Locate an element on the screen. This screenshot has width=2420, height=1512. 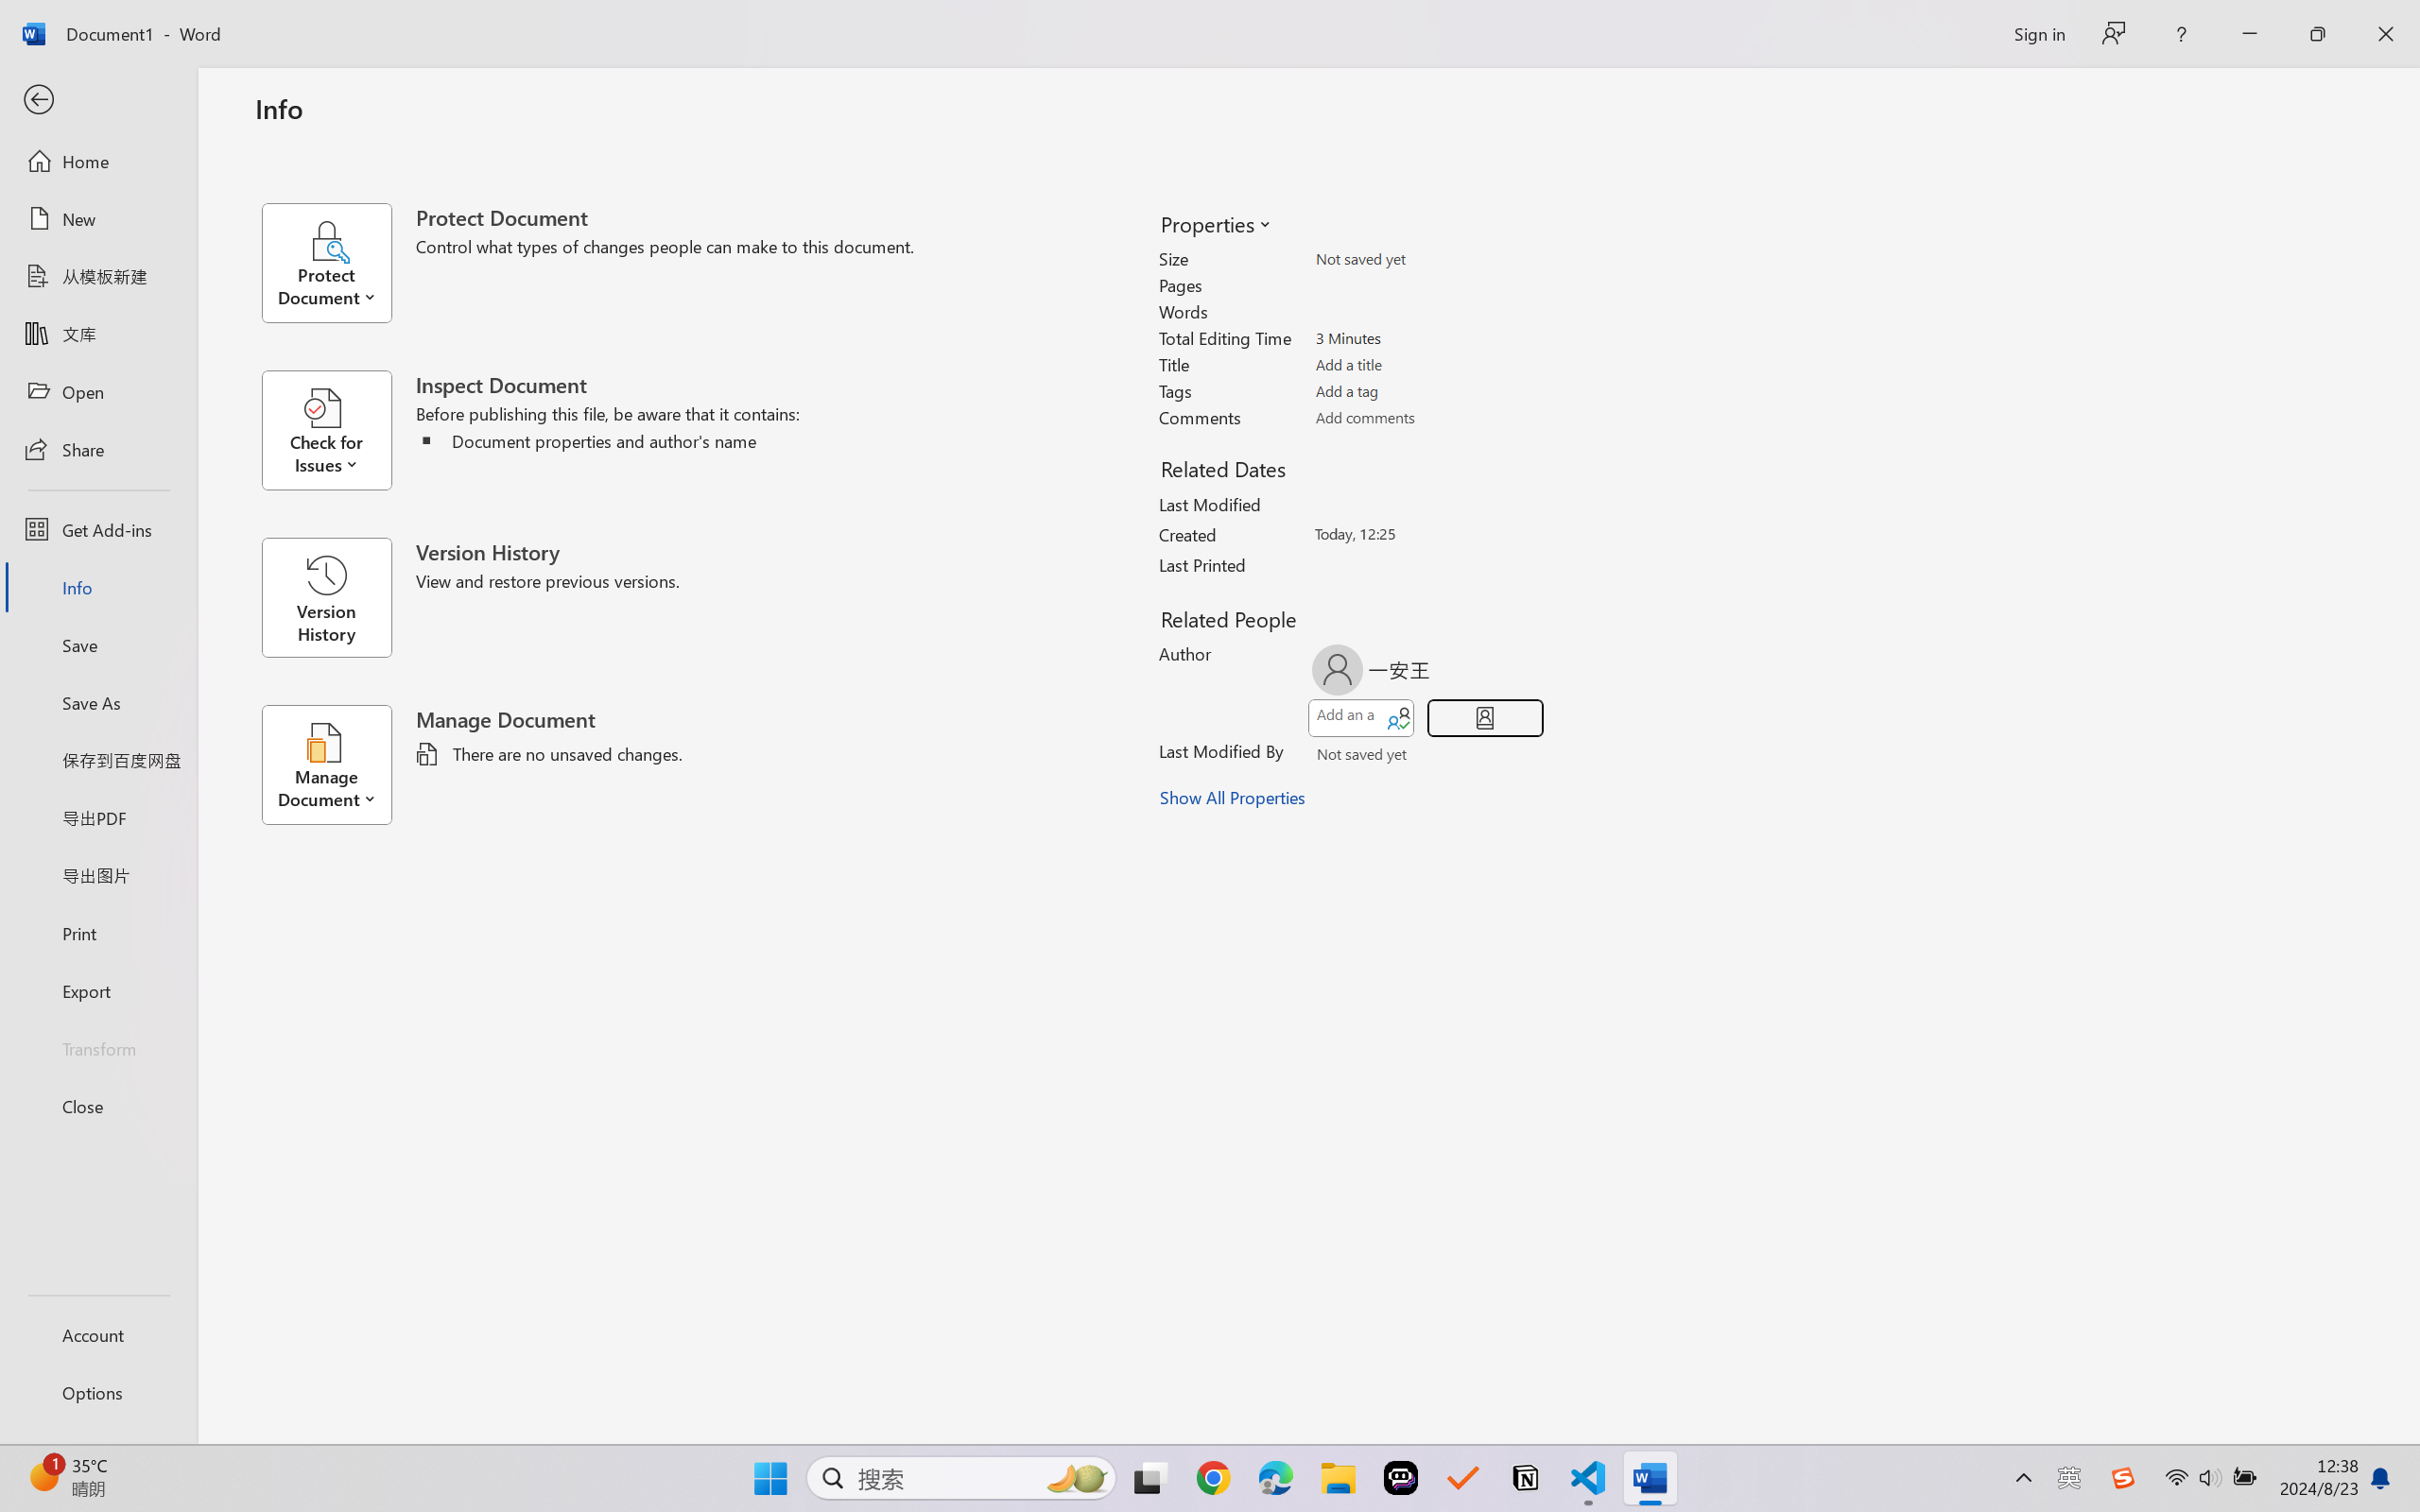
'Export' is located at coordinates (97, 989).